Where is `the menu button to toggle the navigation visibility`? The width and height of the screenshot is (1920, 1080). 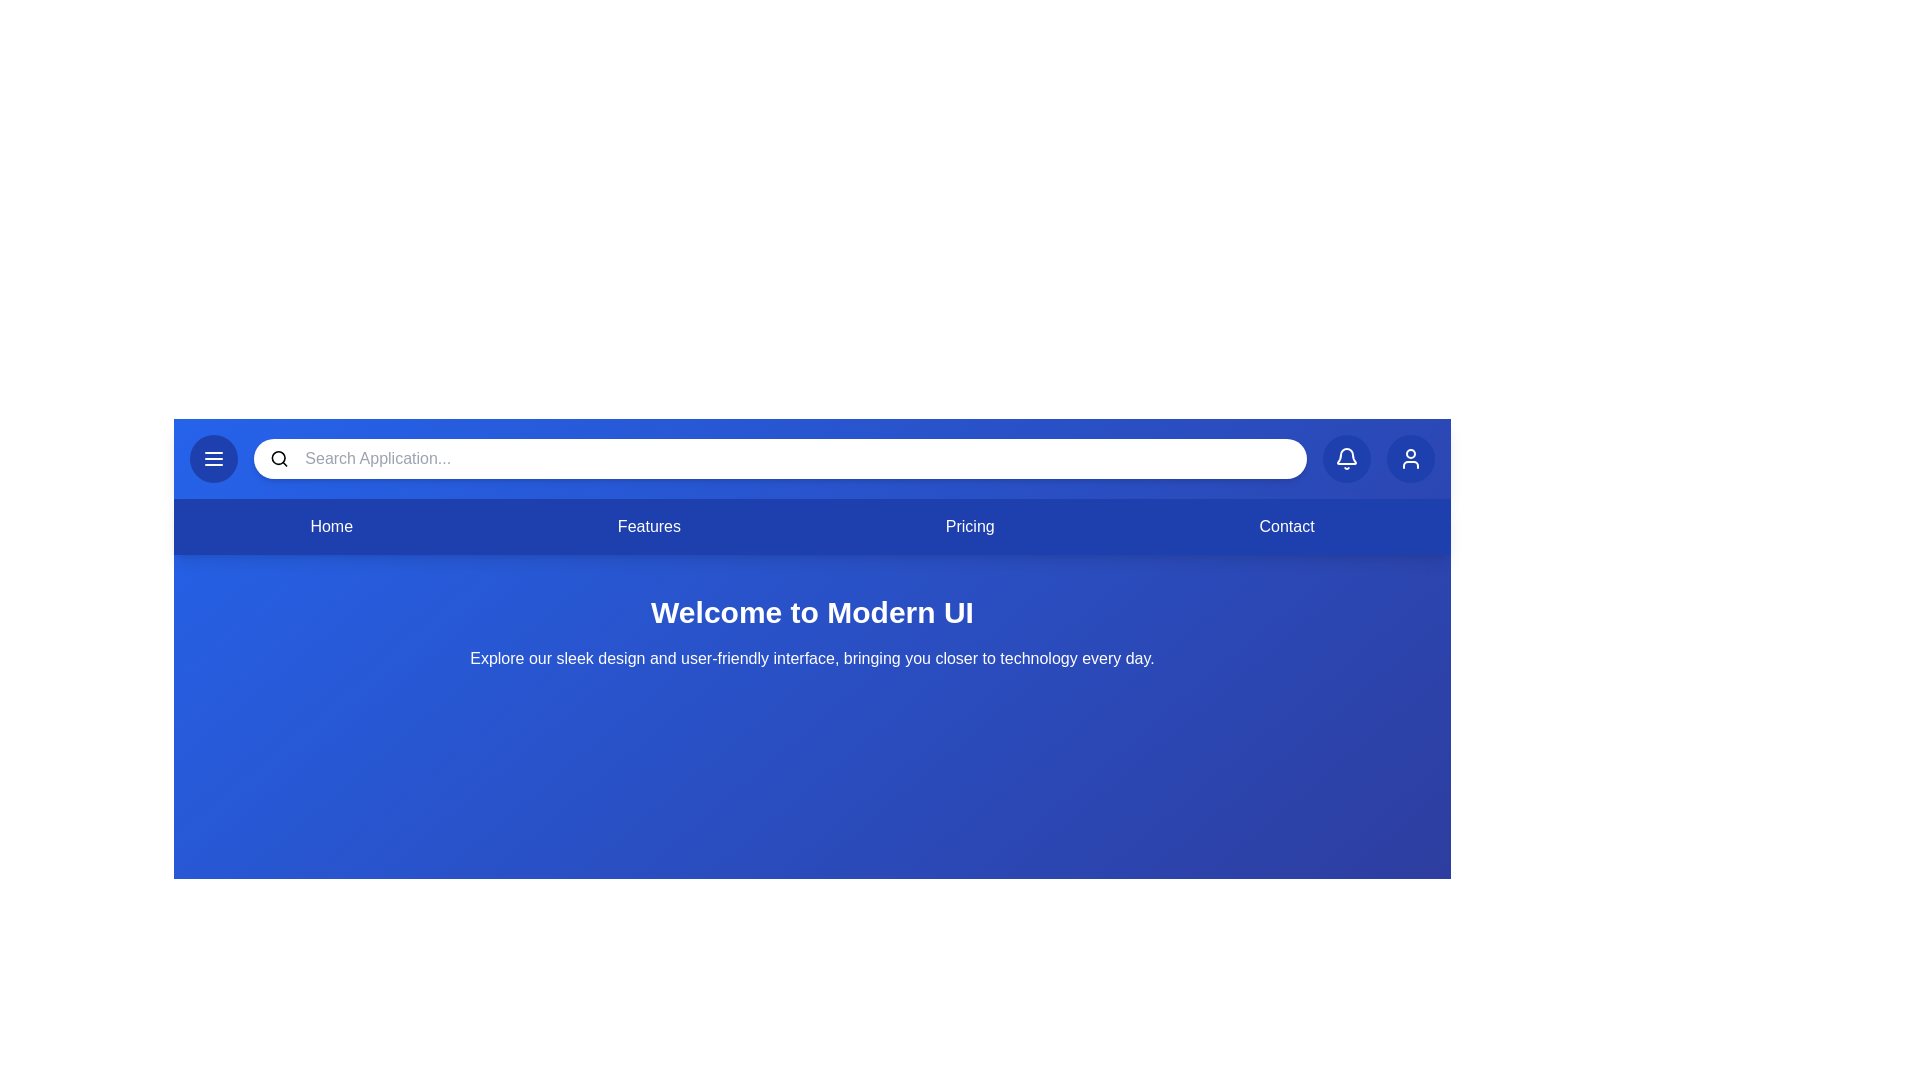
the menu button to toggle the navigation visibility is located at coordinates (214, 459).